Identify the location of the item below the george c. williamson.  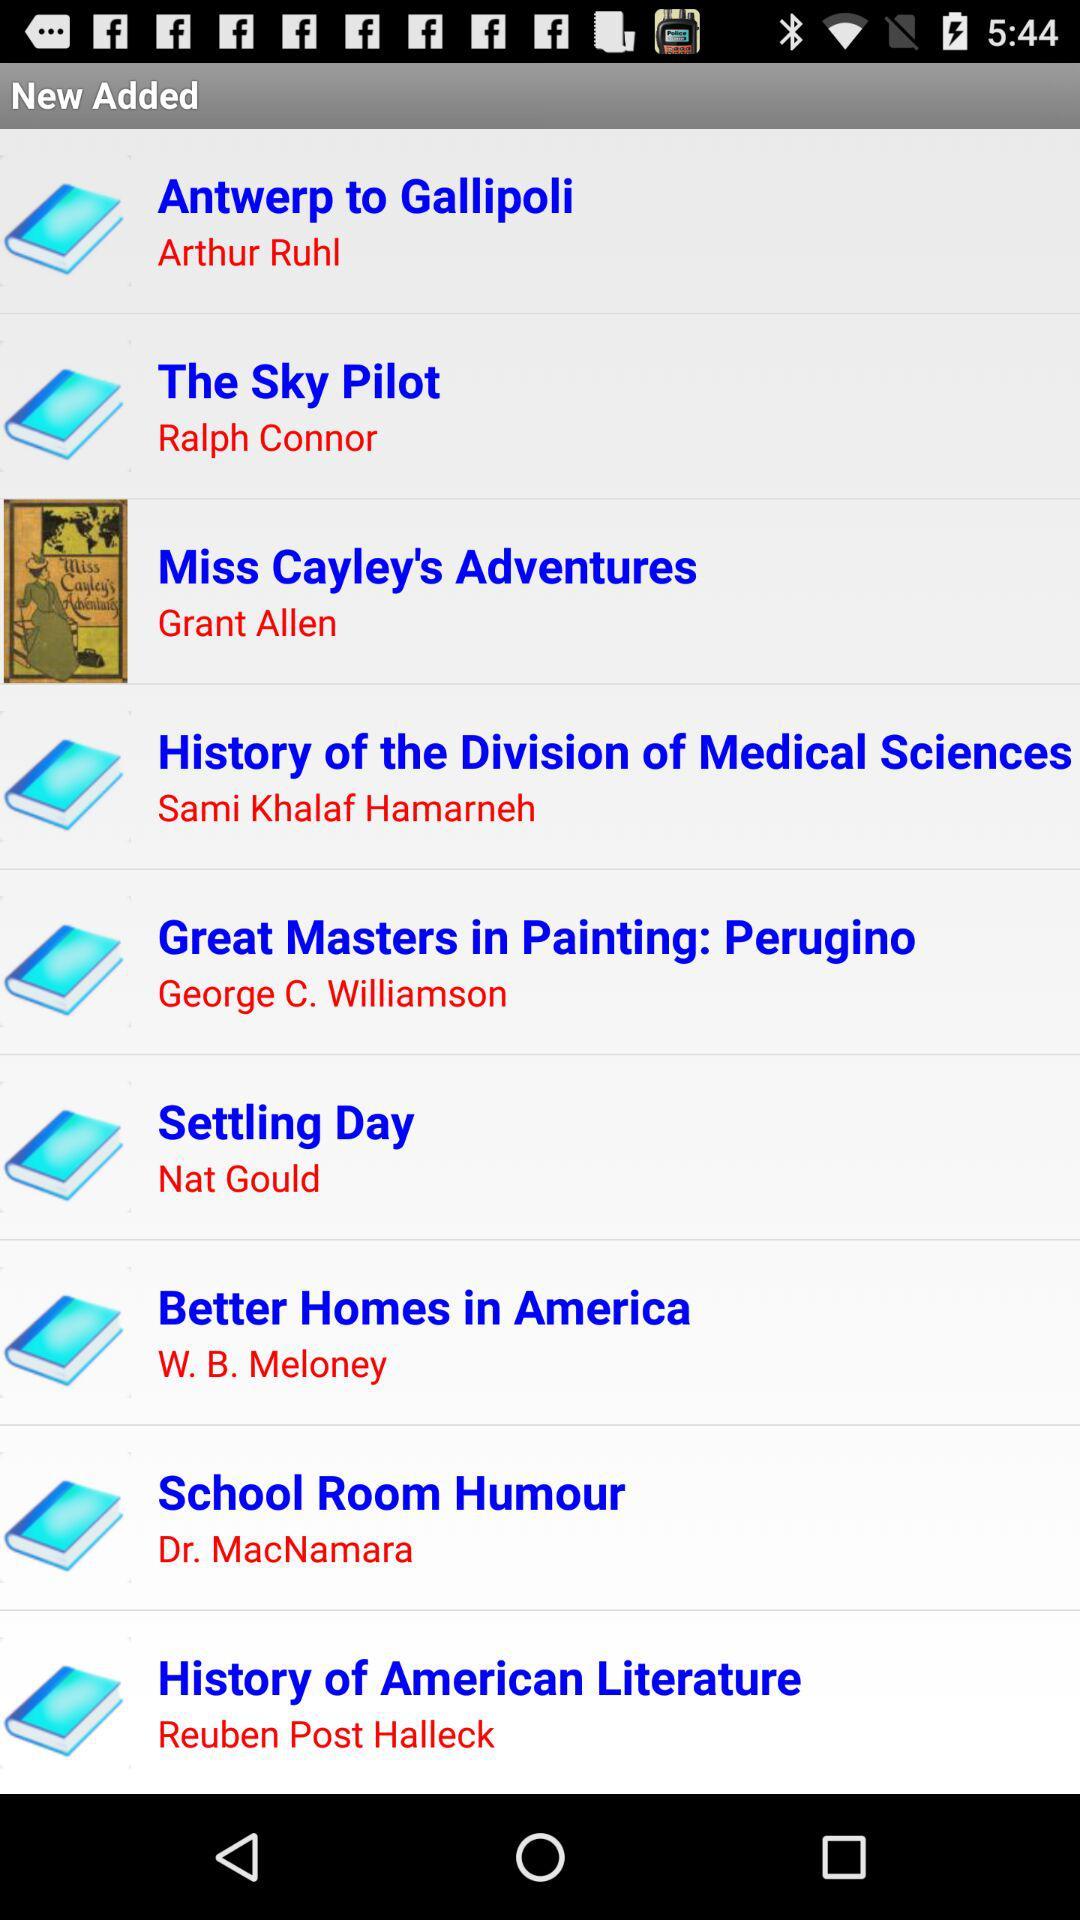
(286, 1120).